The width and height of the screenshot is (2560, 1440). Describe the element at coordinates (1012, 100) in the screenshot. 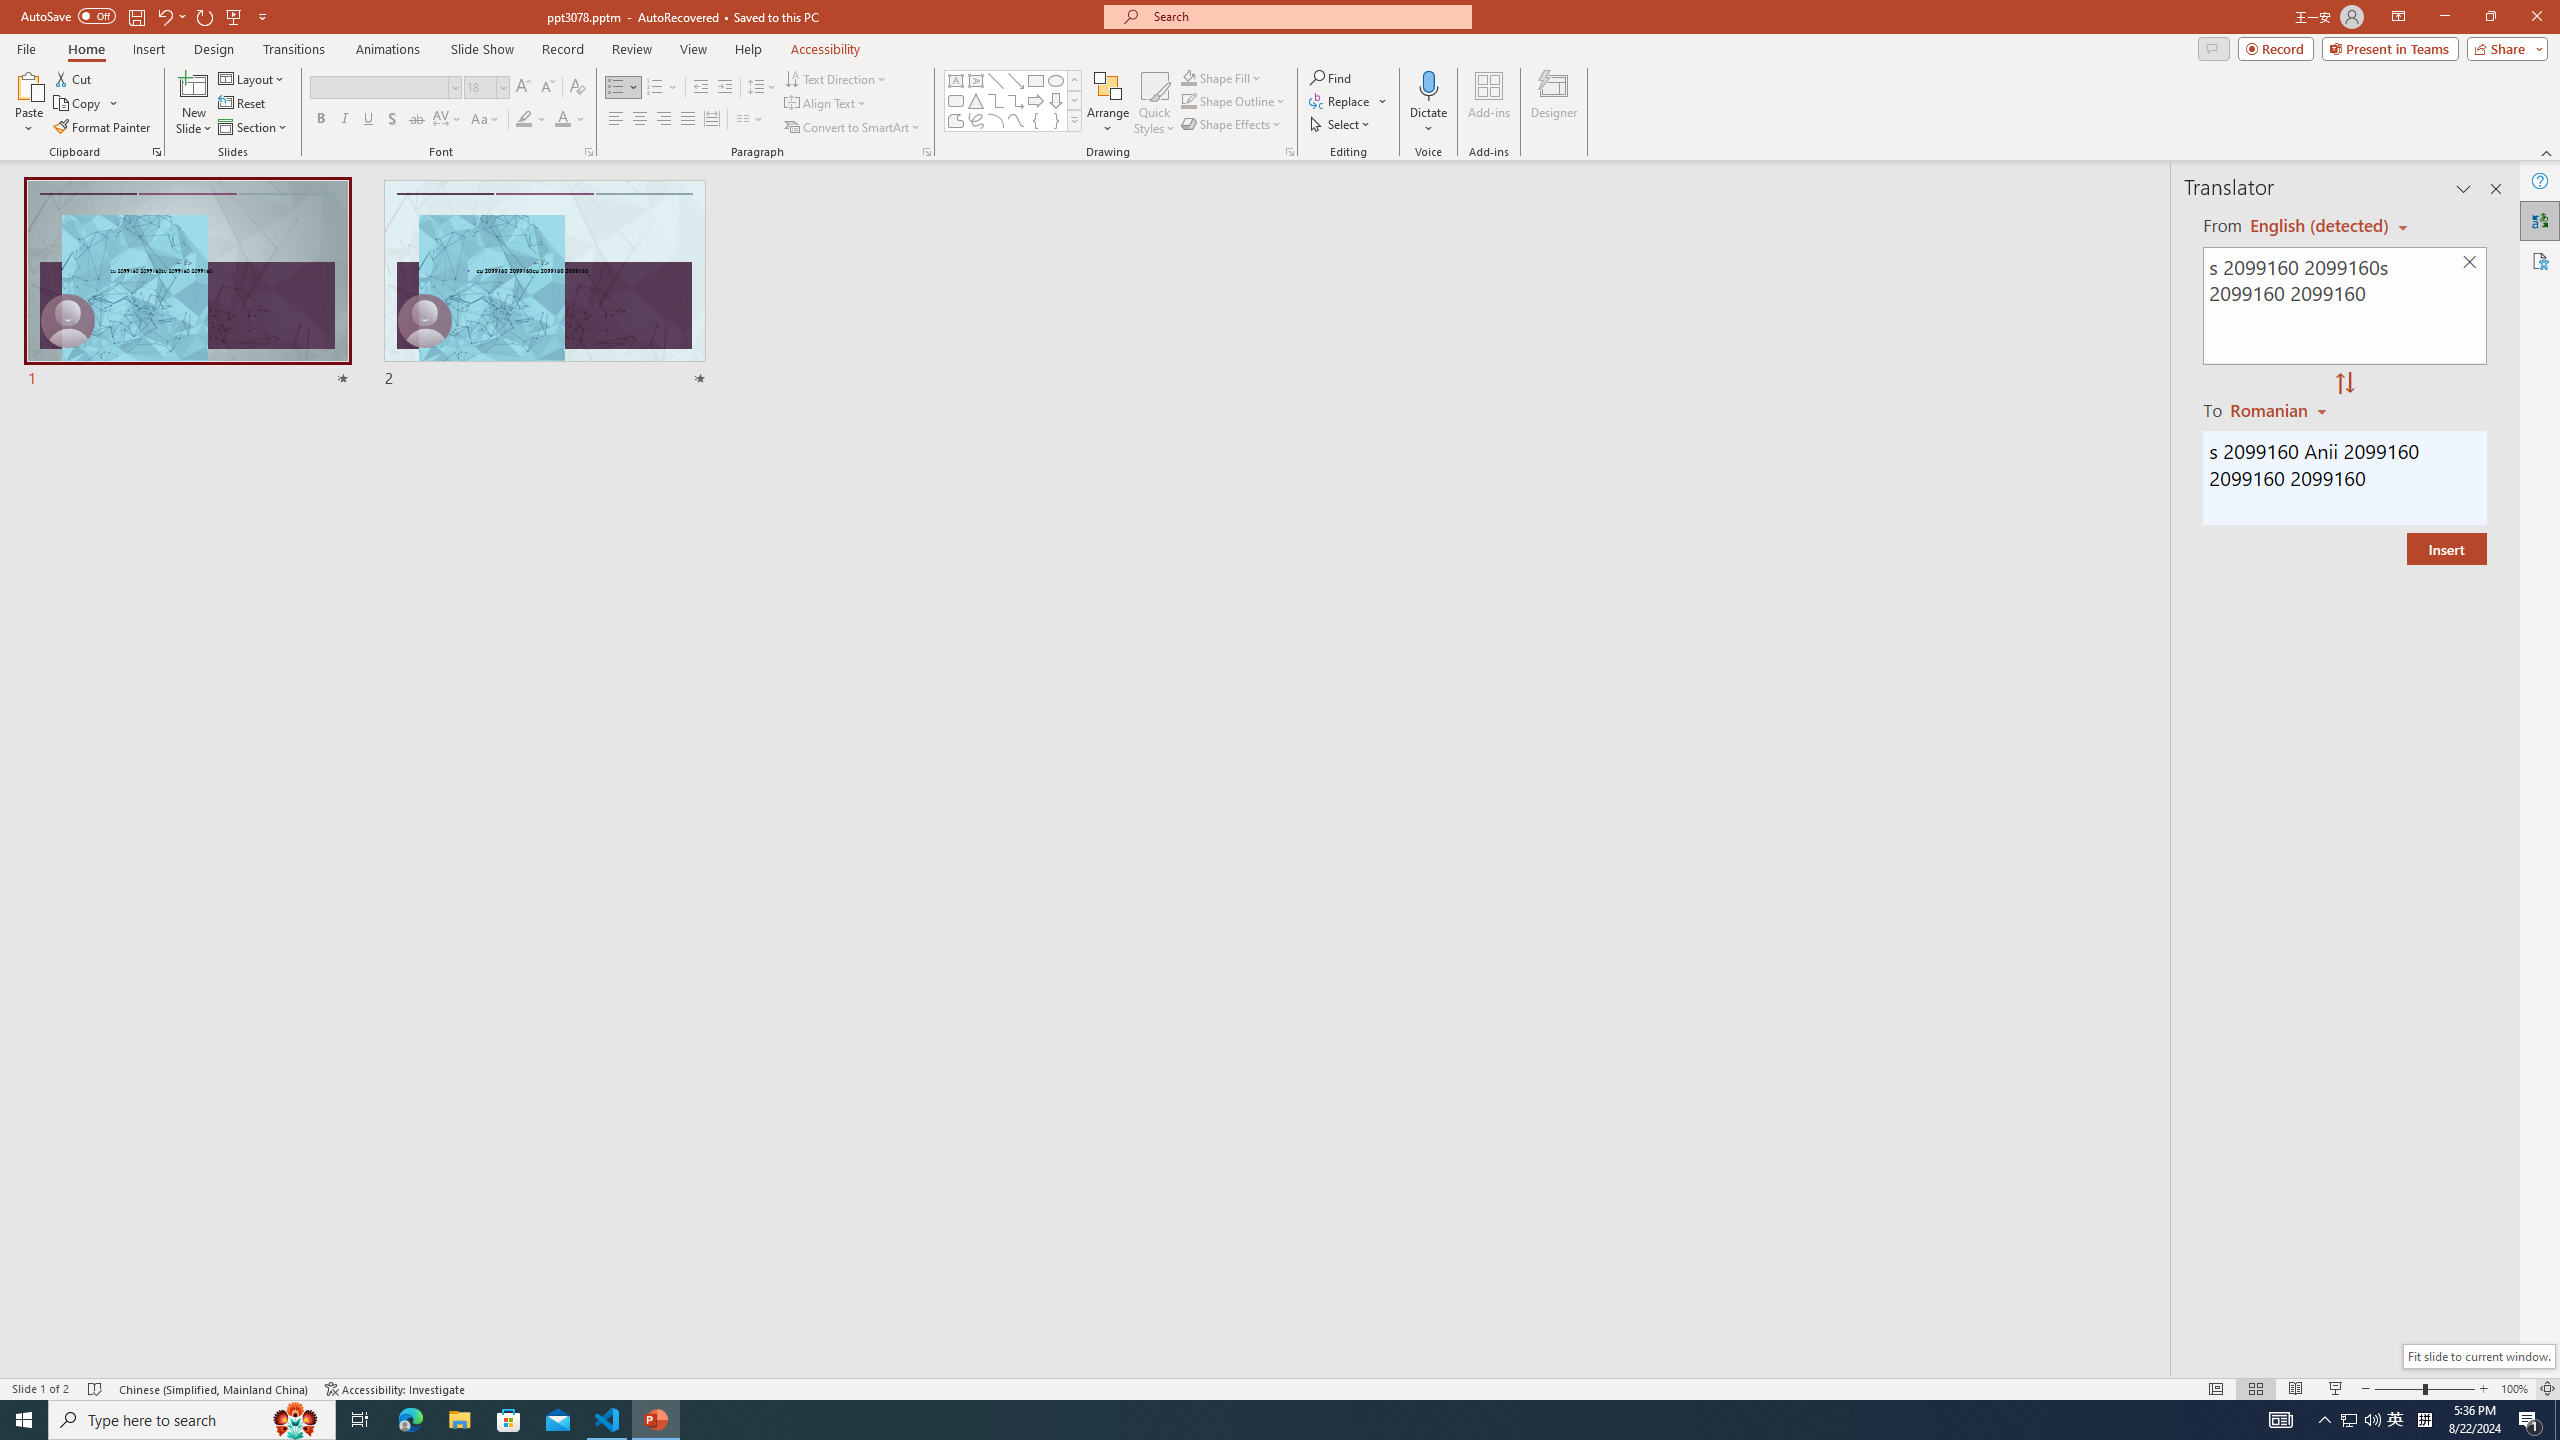

I see `'AutomationID: ShapesInsertGallery'` at that location.